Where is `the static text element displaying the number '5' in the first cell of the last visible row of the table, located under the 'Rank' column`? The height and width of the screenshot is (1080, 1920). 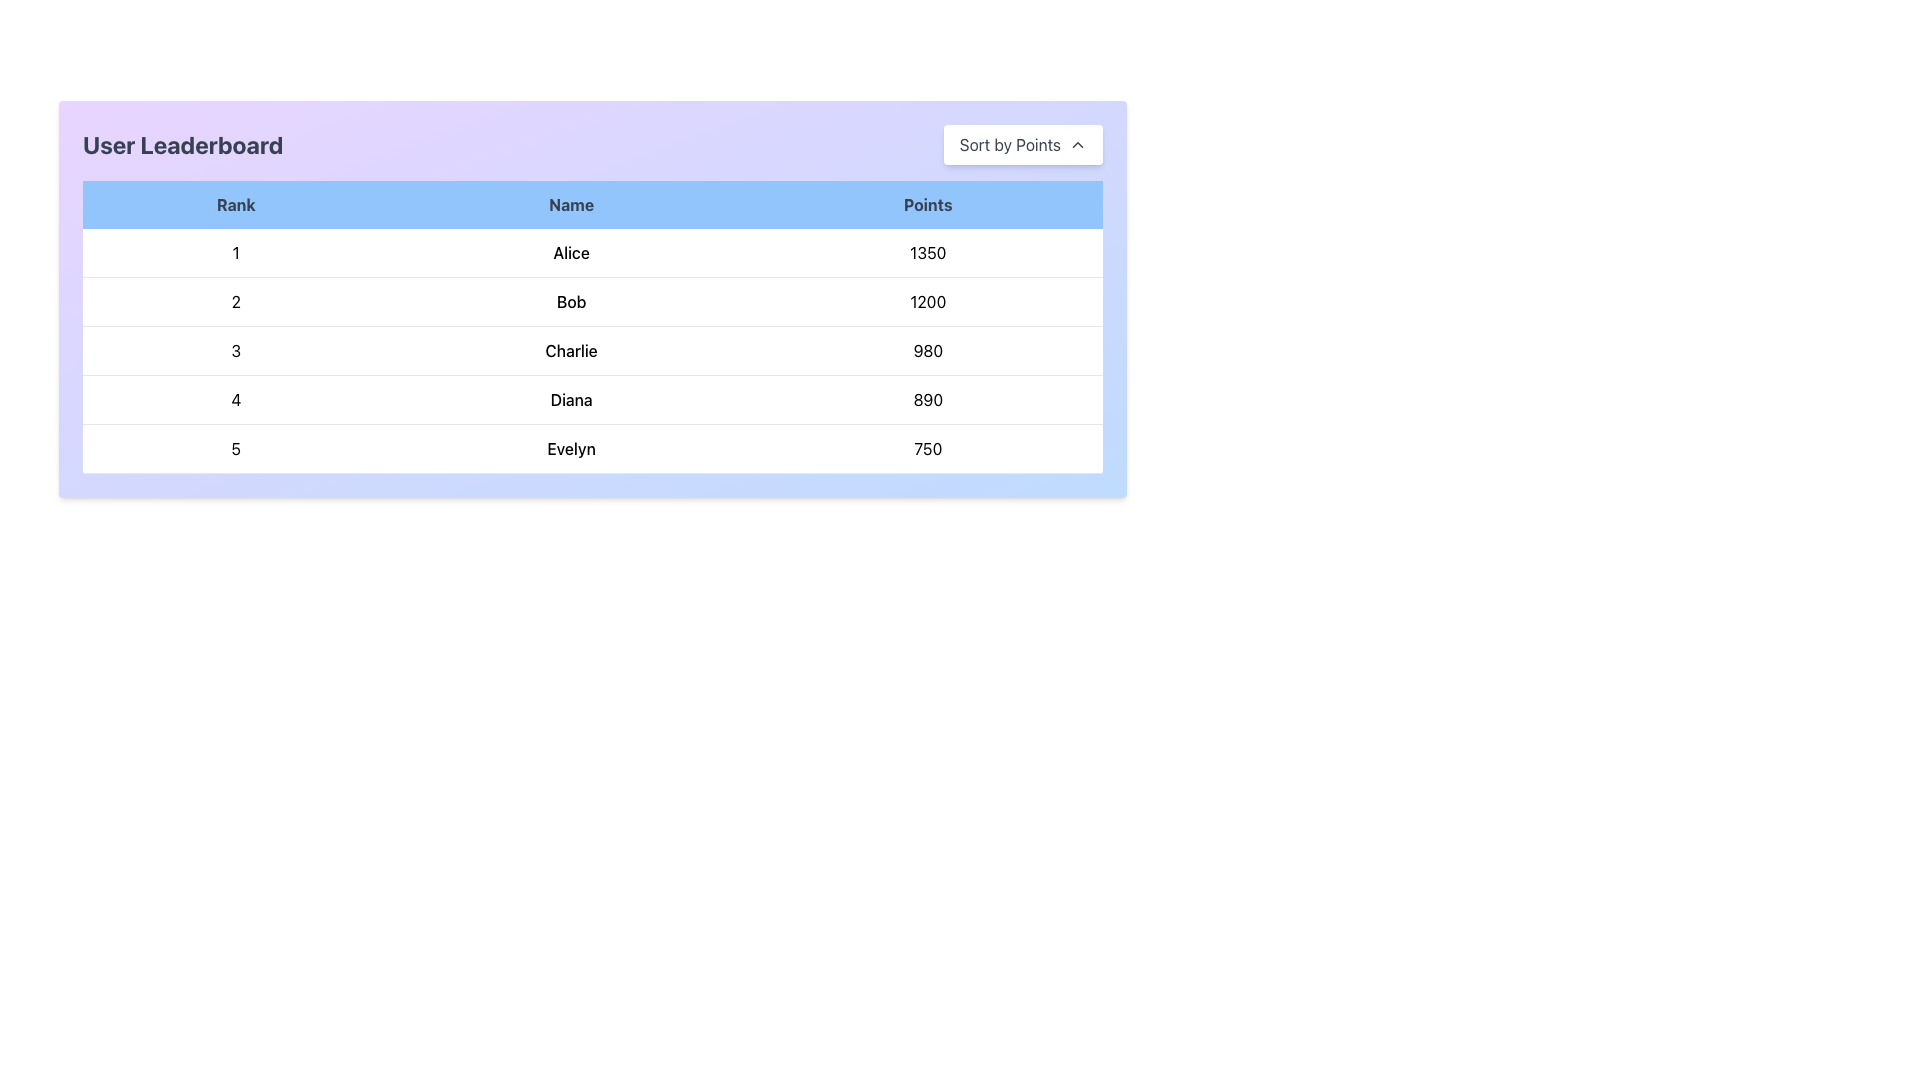 the static text element displaying the number '5' in the first cell of the last visible row of the table, located under the 'Rank' column is located at coordinates (236, 447).